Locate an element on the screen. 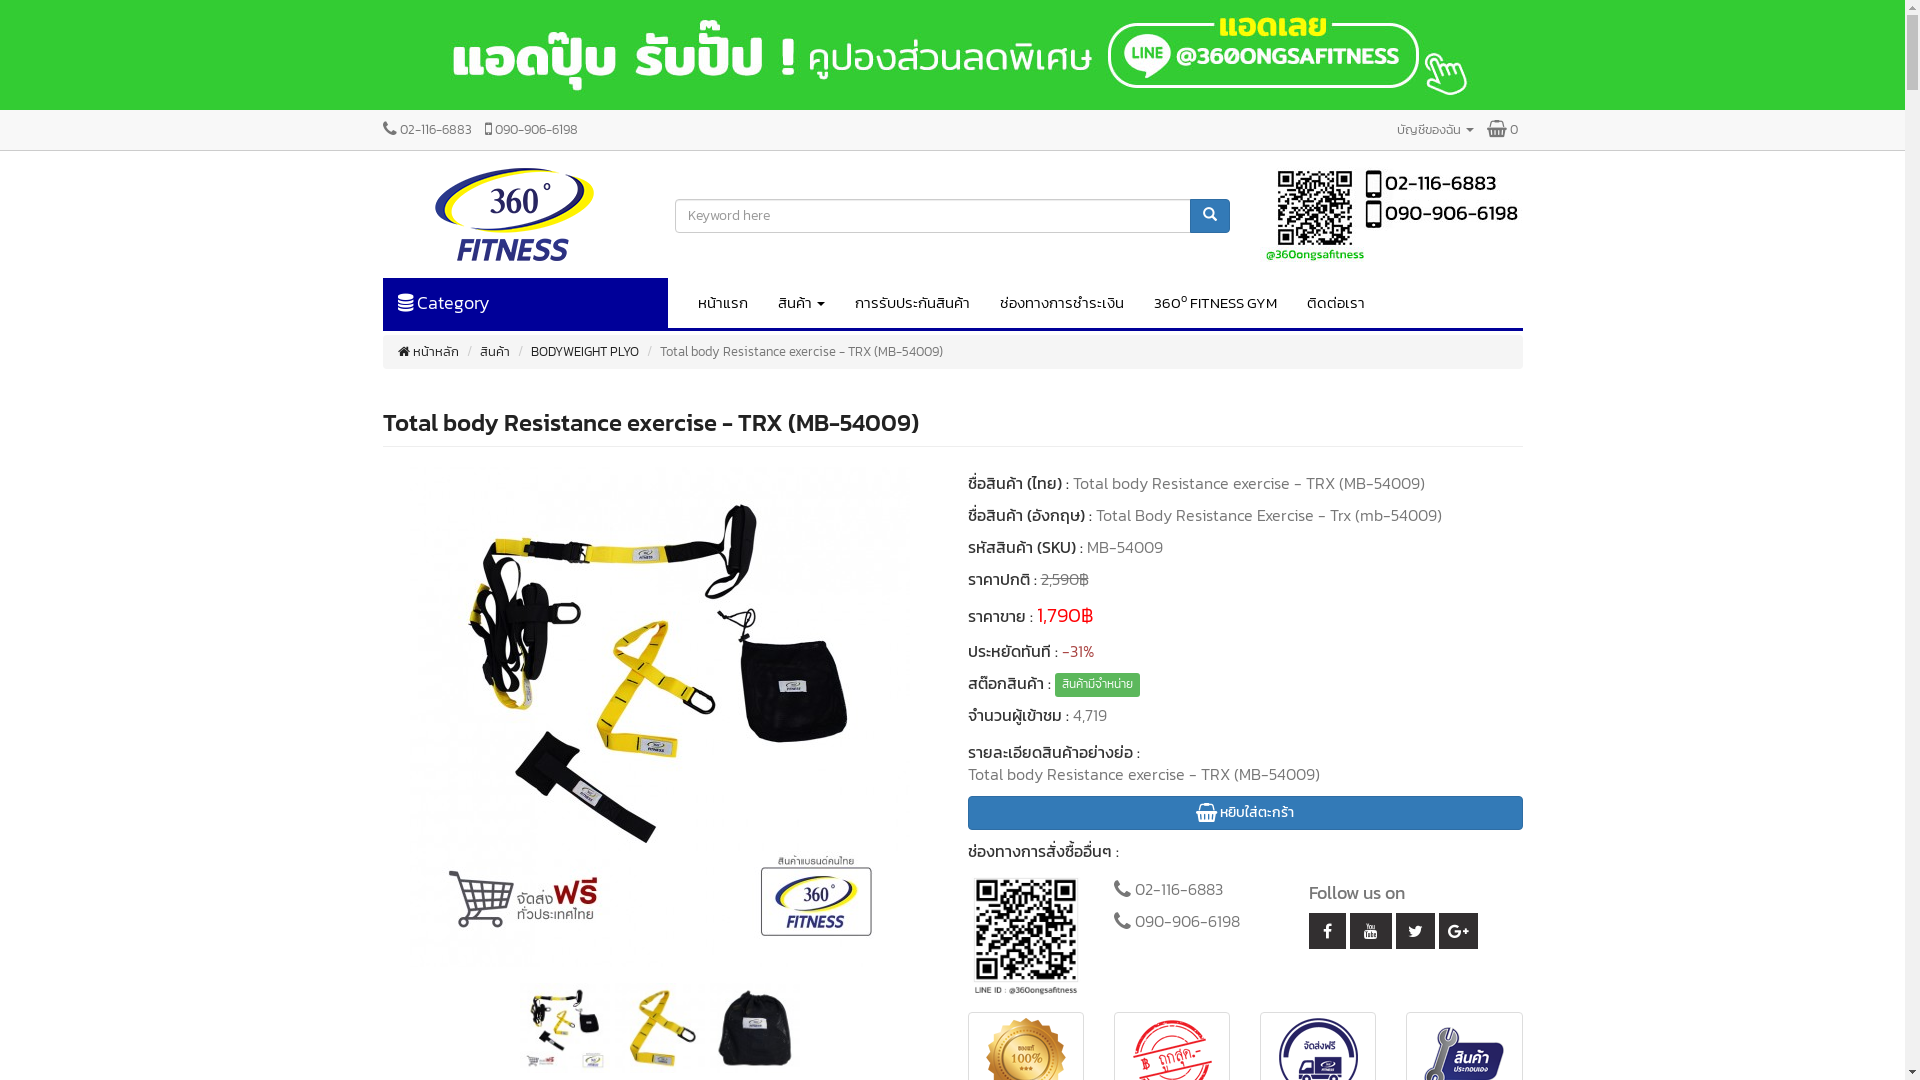  'Category' is located at coordinates (524, 303).